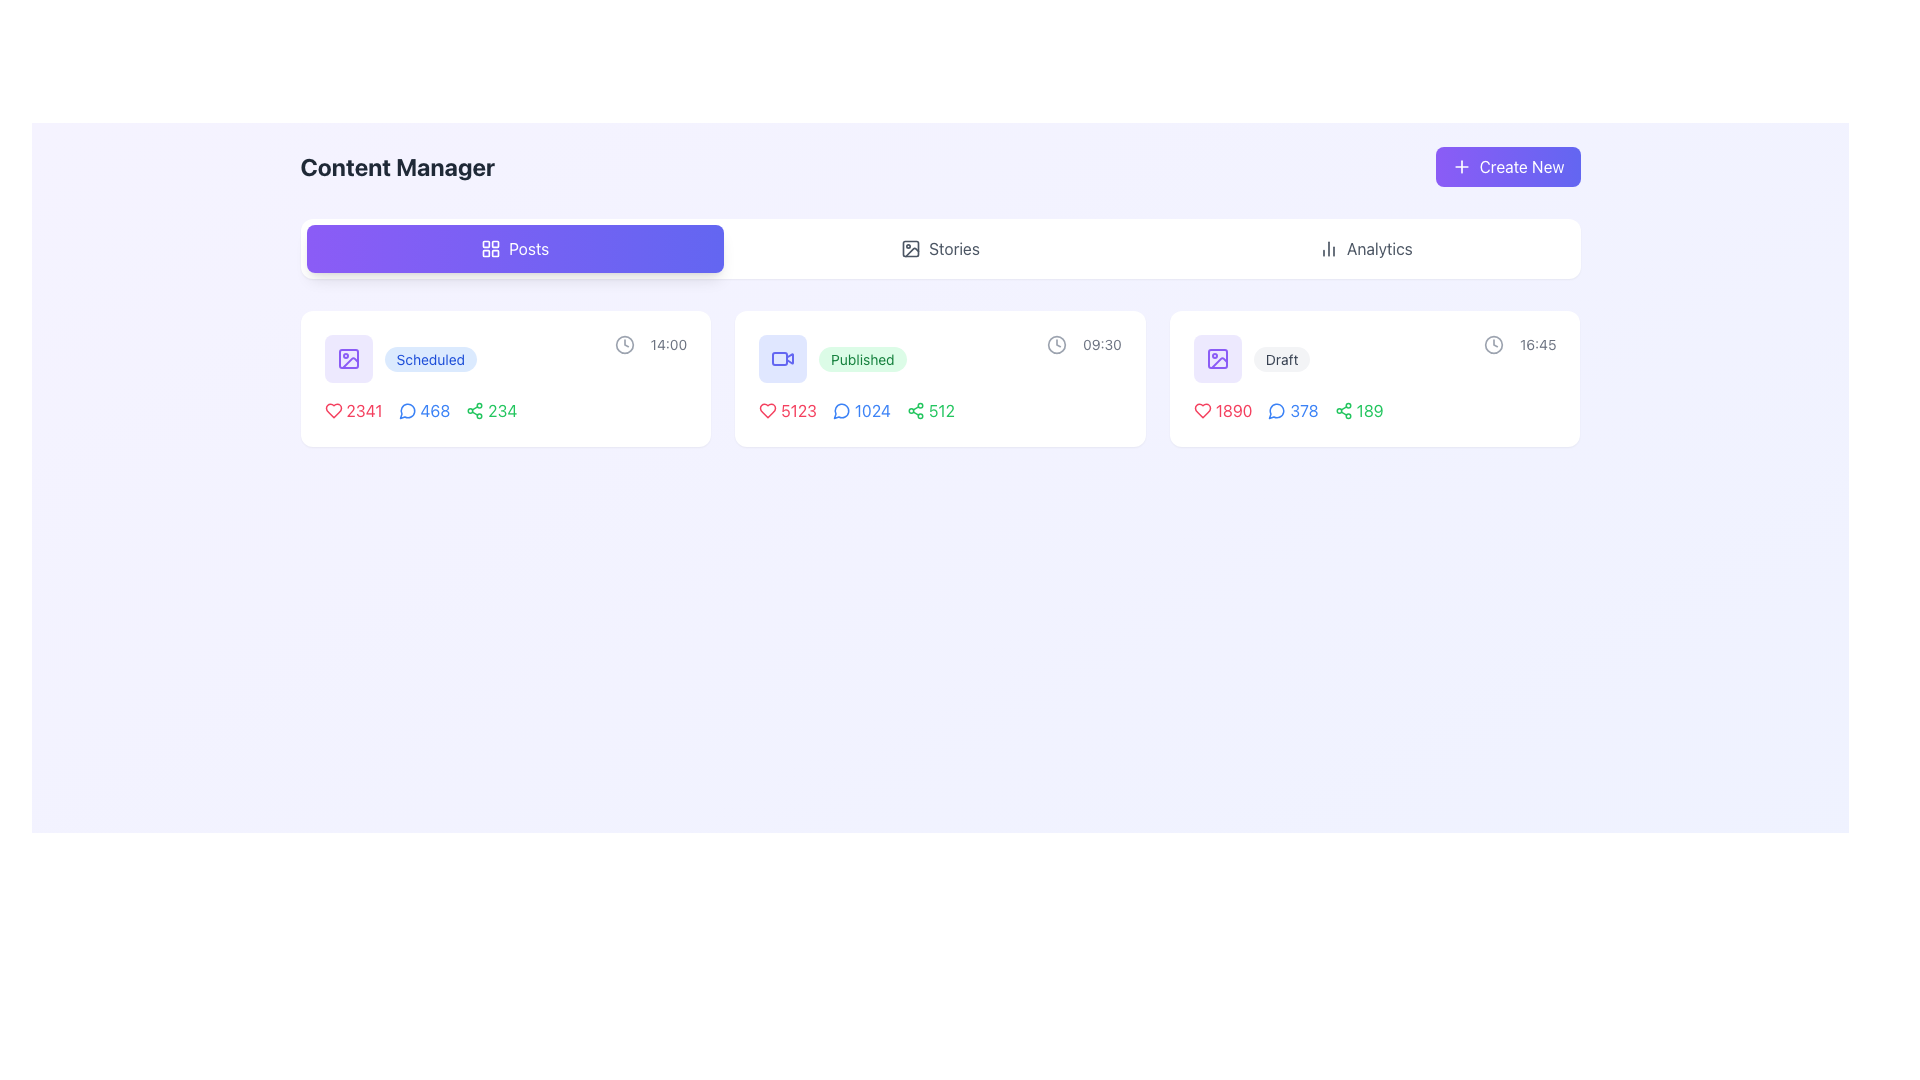 The image size is (1920, 1080). Describe the element at coordinates (353, 410) in the screenshot. I see `textual value '2341' displayed in red font with a red heart icon to its left, located at the top-left corner of the statistics row in the 'Scheduled' post card` at that location.